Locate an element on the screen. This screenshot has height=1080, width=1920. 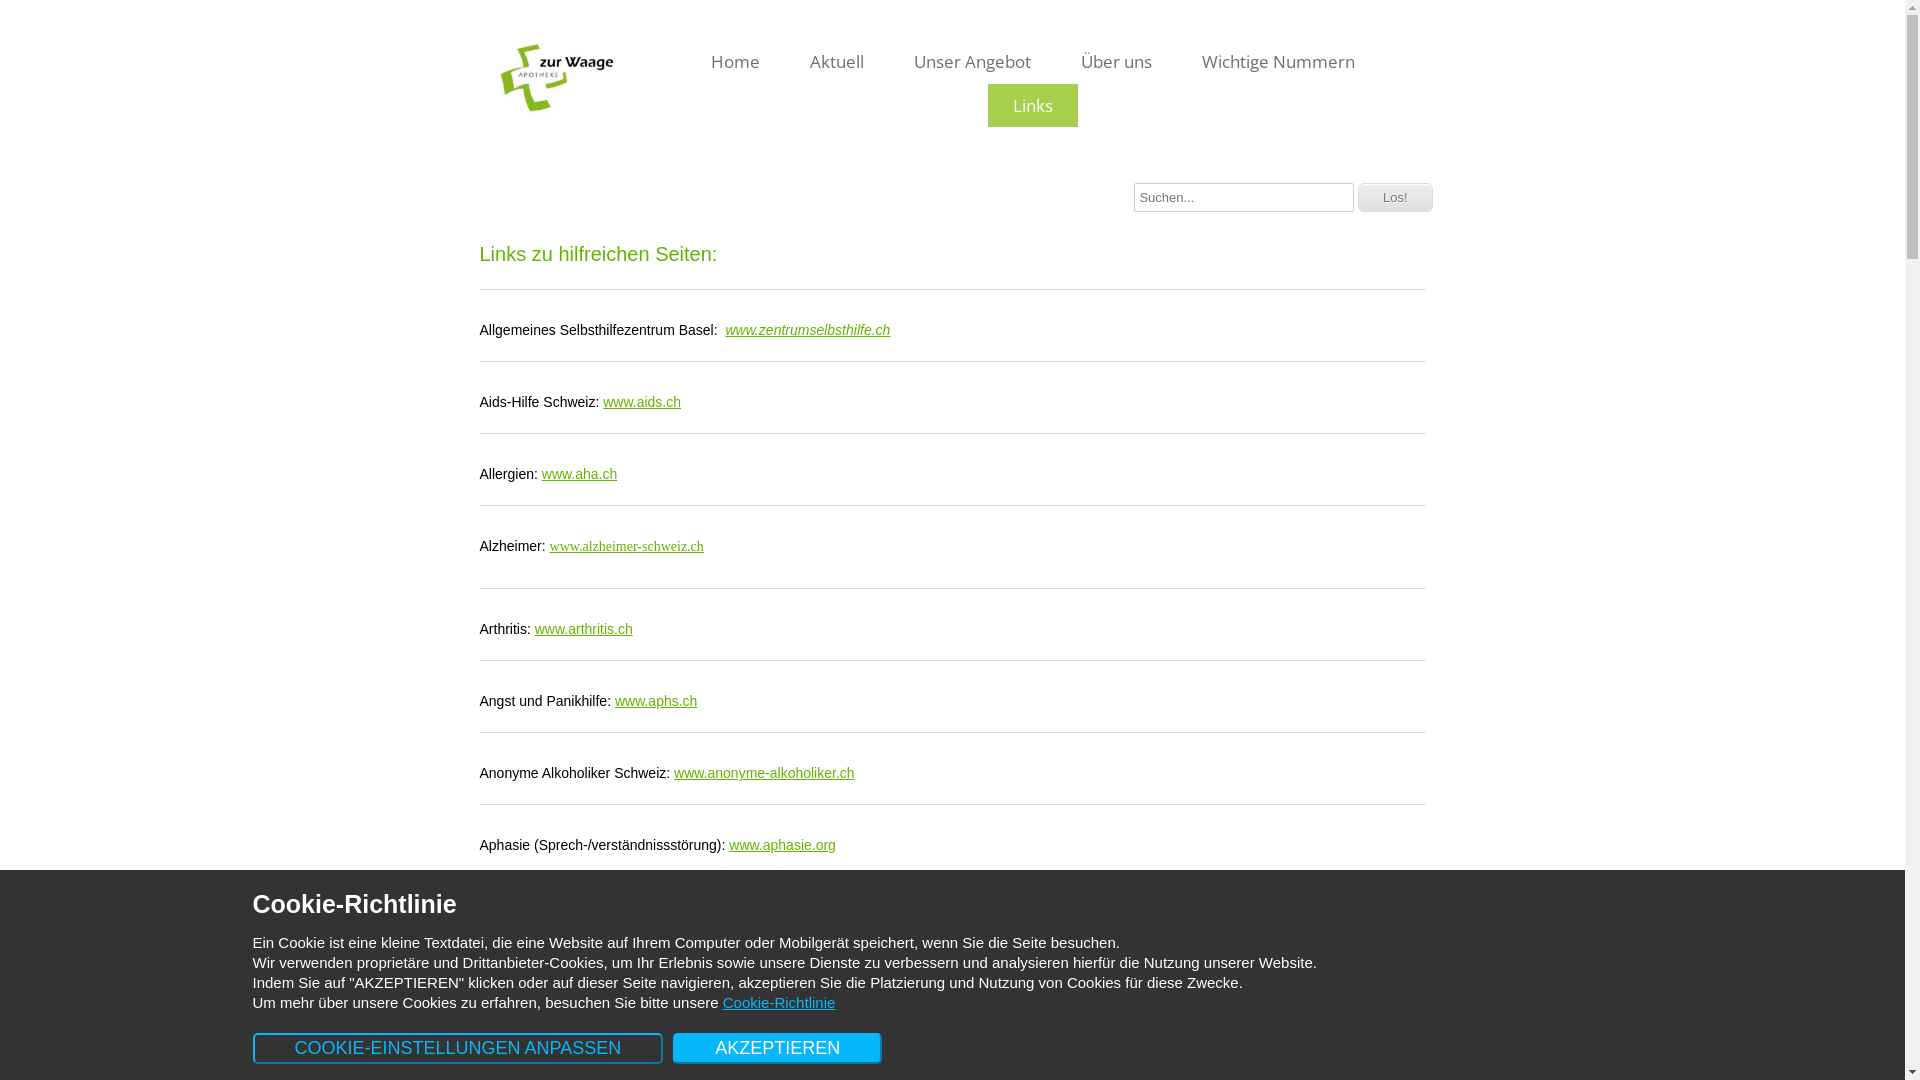
'Los!' is located at coordinates (1394, 197).